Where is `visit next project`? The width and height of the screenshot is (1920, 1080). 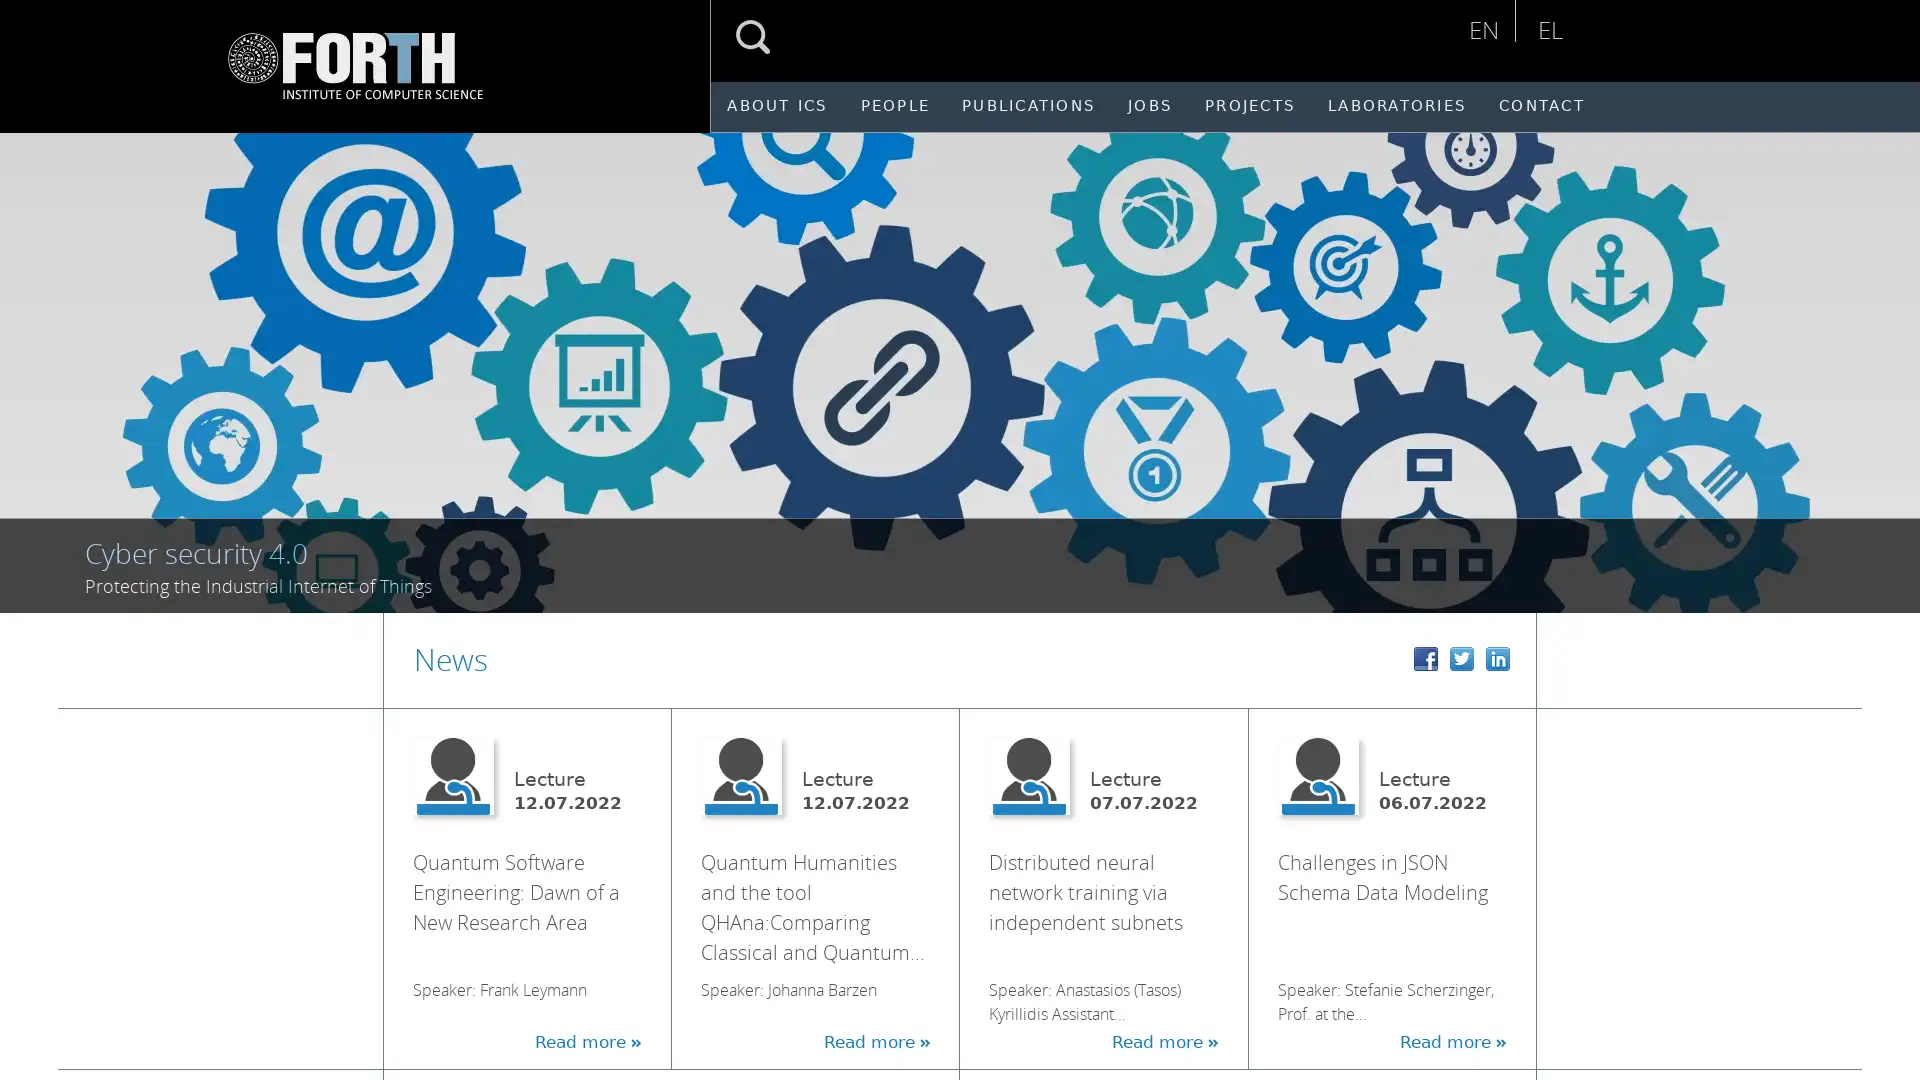
visit next project is located at coordinates (1889, 361).